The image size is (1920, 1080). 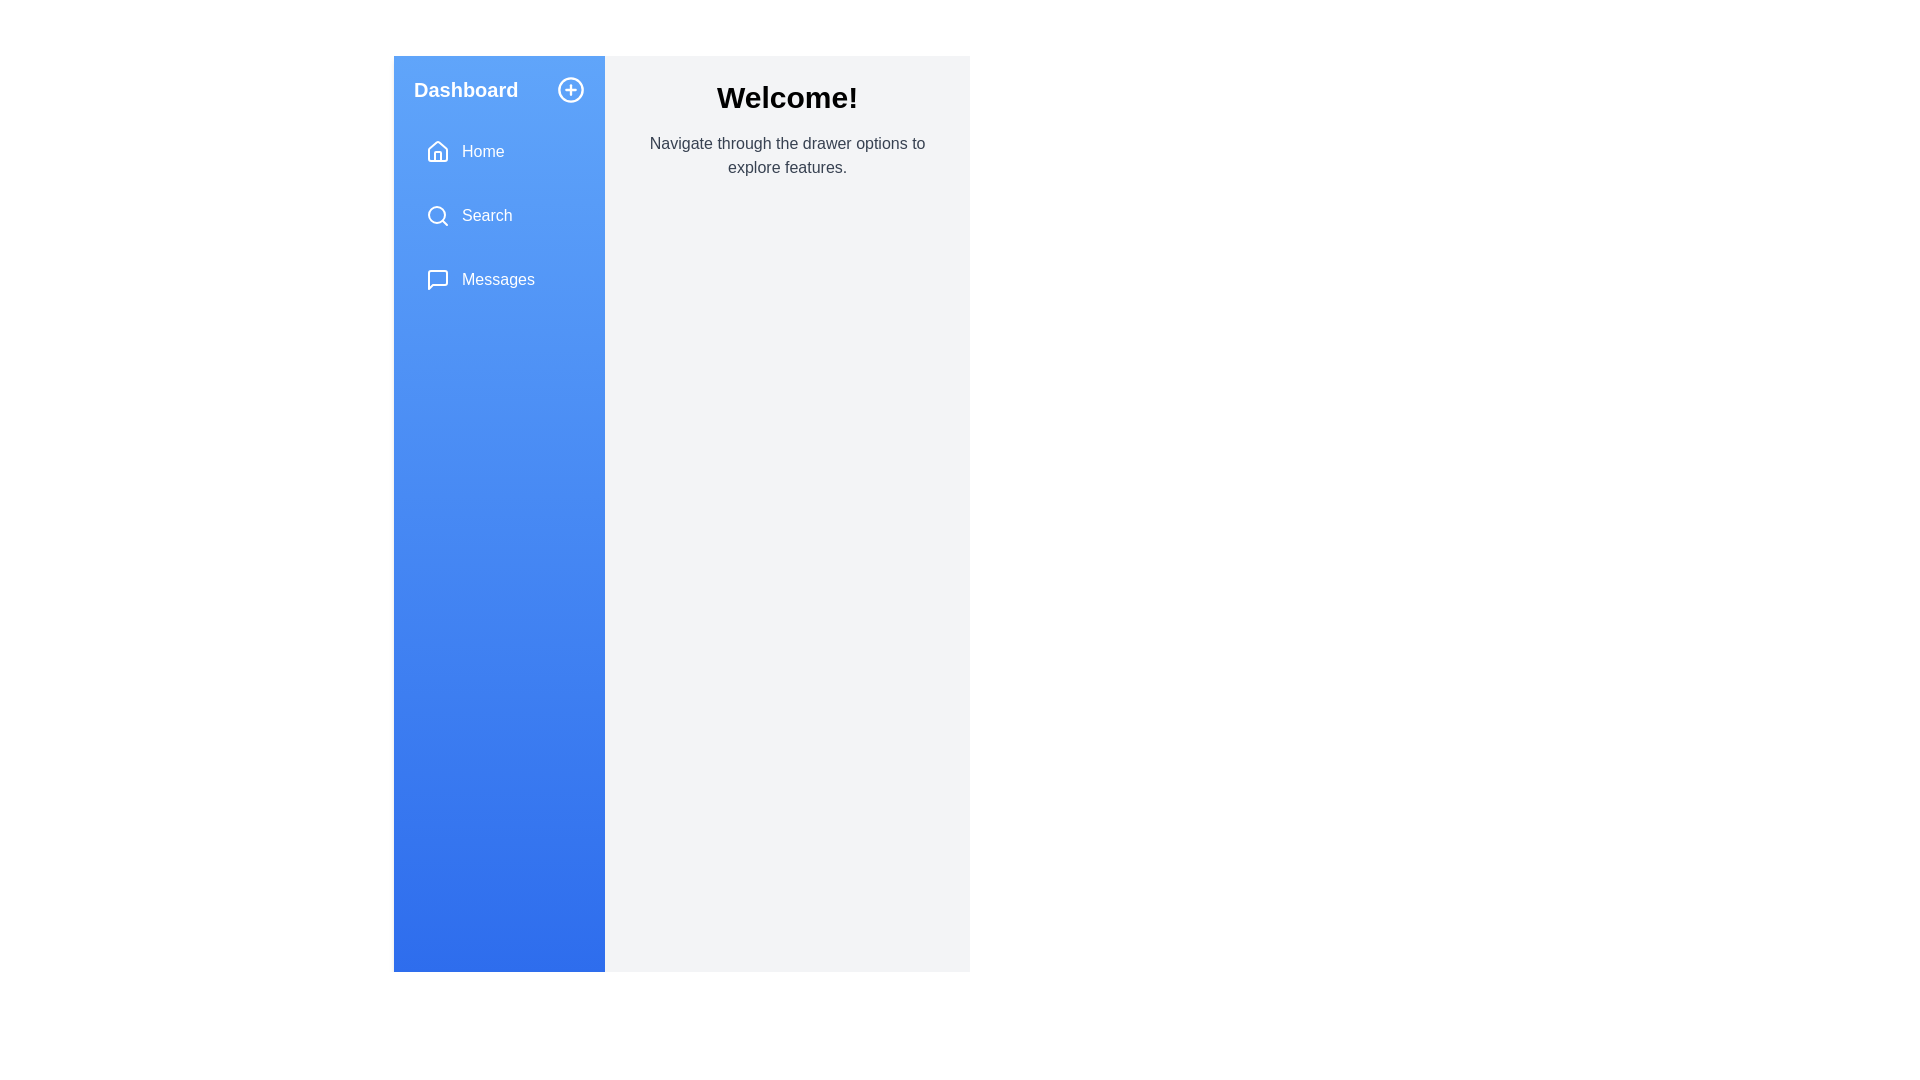 What do you see at coordinates (570, 88) in the screenshot?
I see `the plus button to toggle the drawer's state` at bounding box center [570, 88].